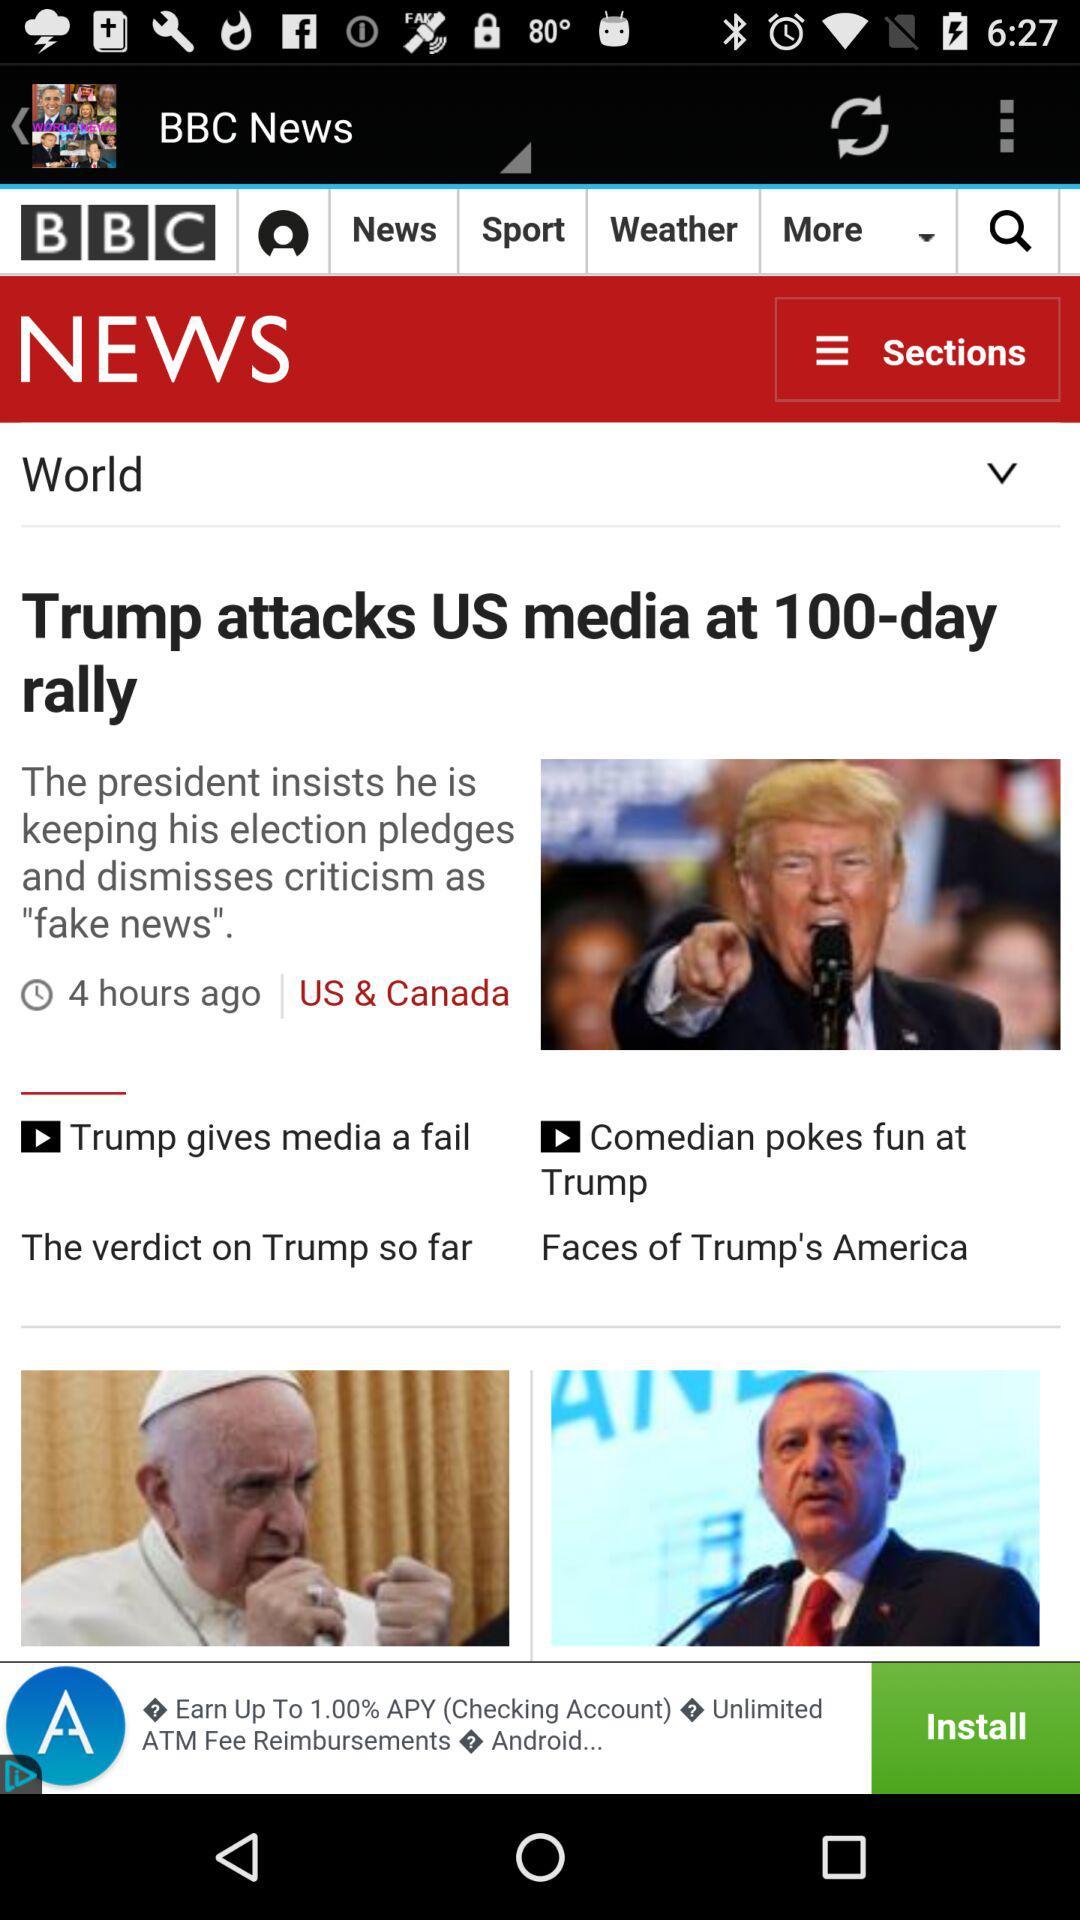  Describe the element at coordinates (540, 1727) in the screenshot. I see `open advert` at that location.